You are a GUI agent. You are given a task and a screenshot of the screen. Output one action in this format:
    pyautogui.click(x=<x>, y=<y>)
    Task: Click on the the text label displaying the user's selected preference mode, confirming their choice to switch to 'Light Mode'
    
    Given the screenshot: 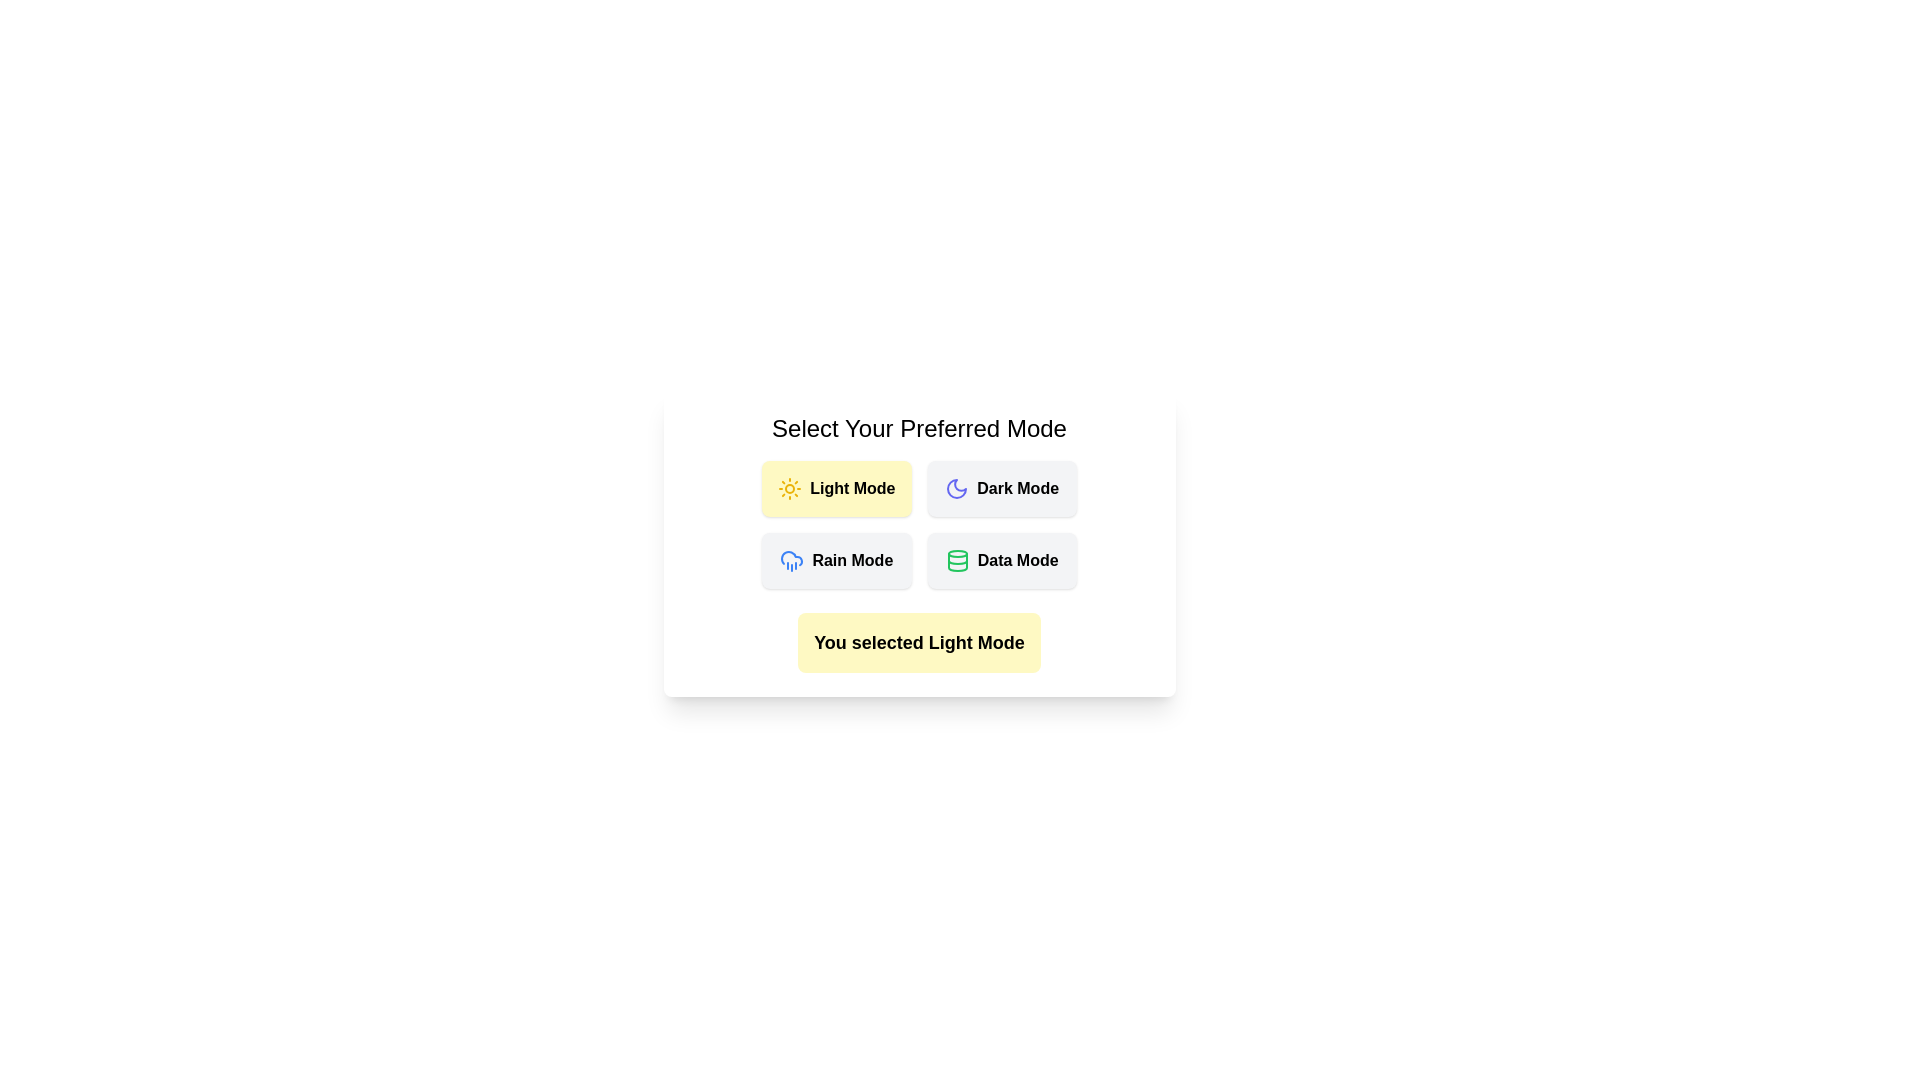 What is the action you would take?
    pyautogui.click(x=918, y=643)
    